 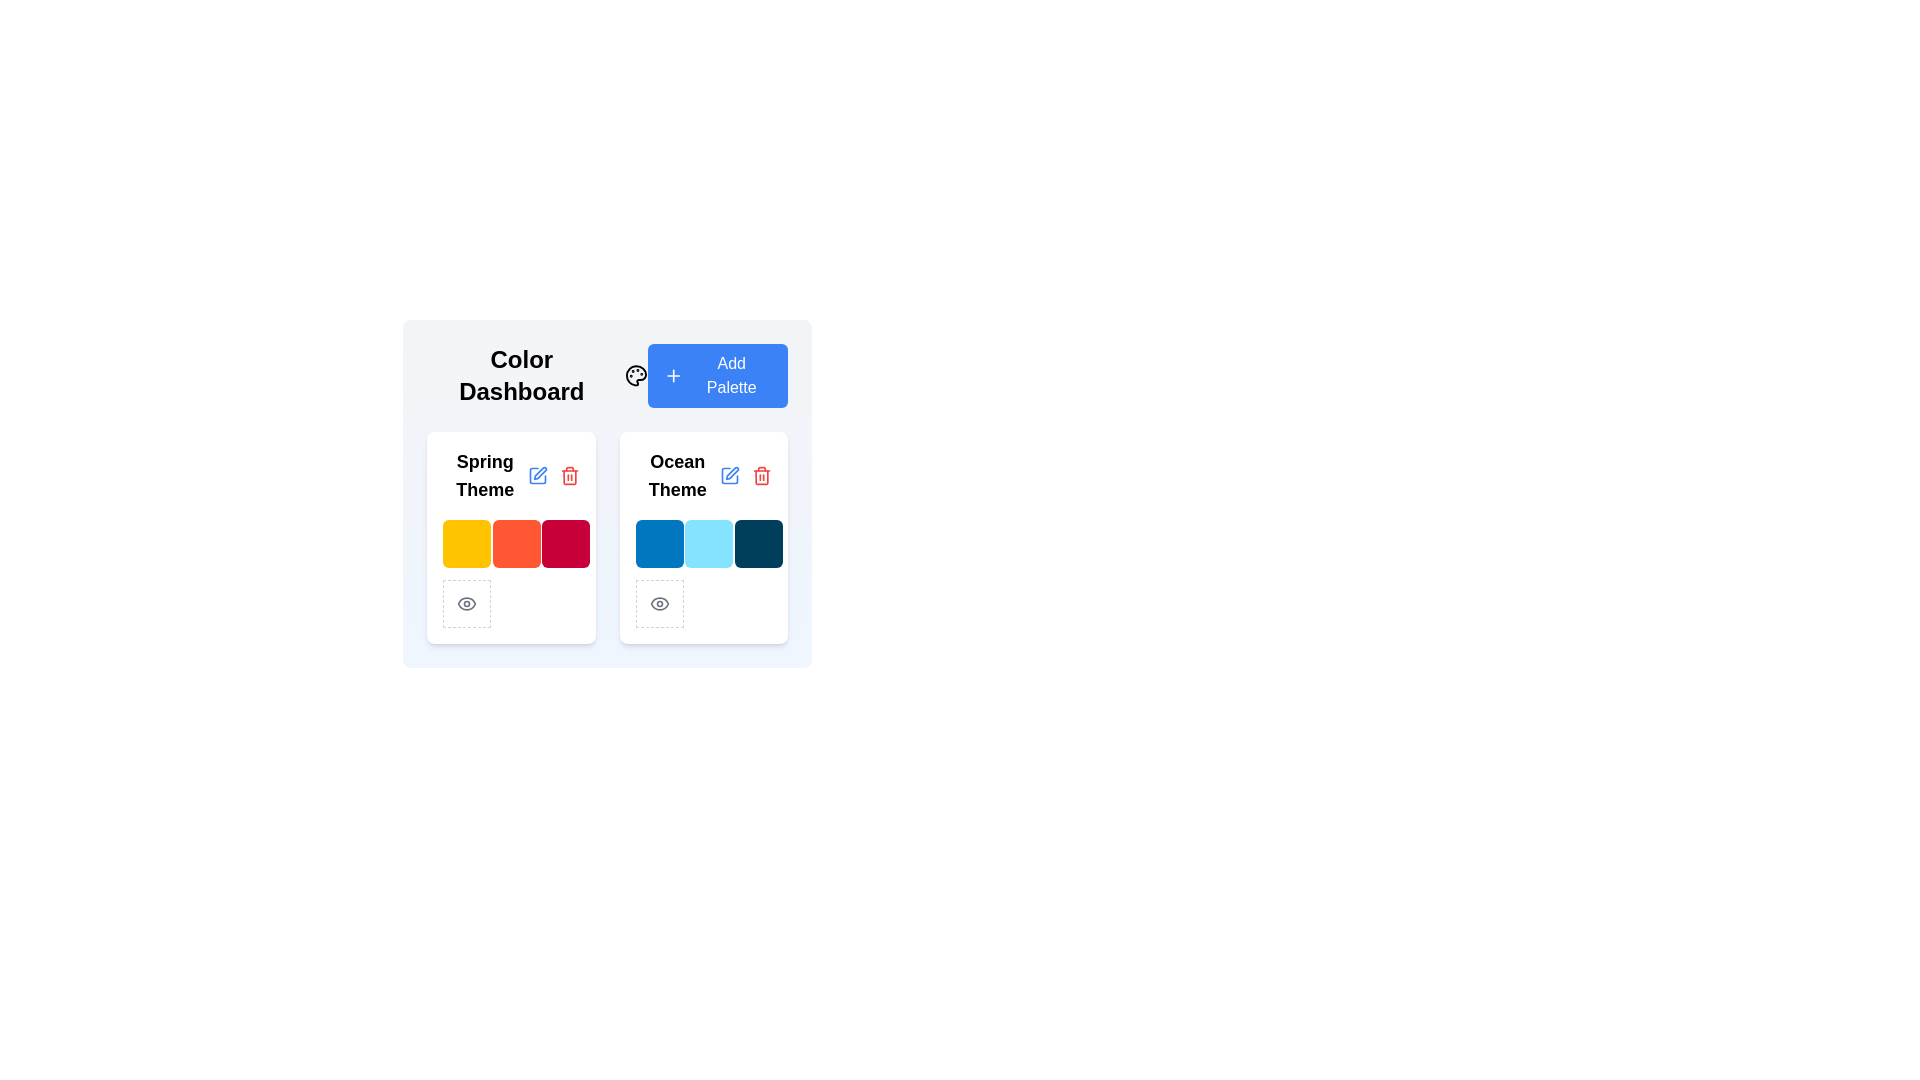 What do you see at coordinates (511, 475) in the screenshot?
I see `the text label displaying the theme name 'Spring Theme' located at the top-left corner of the theme card` at bounding box center [511, 475].